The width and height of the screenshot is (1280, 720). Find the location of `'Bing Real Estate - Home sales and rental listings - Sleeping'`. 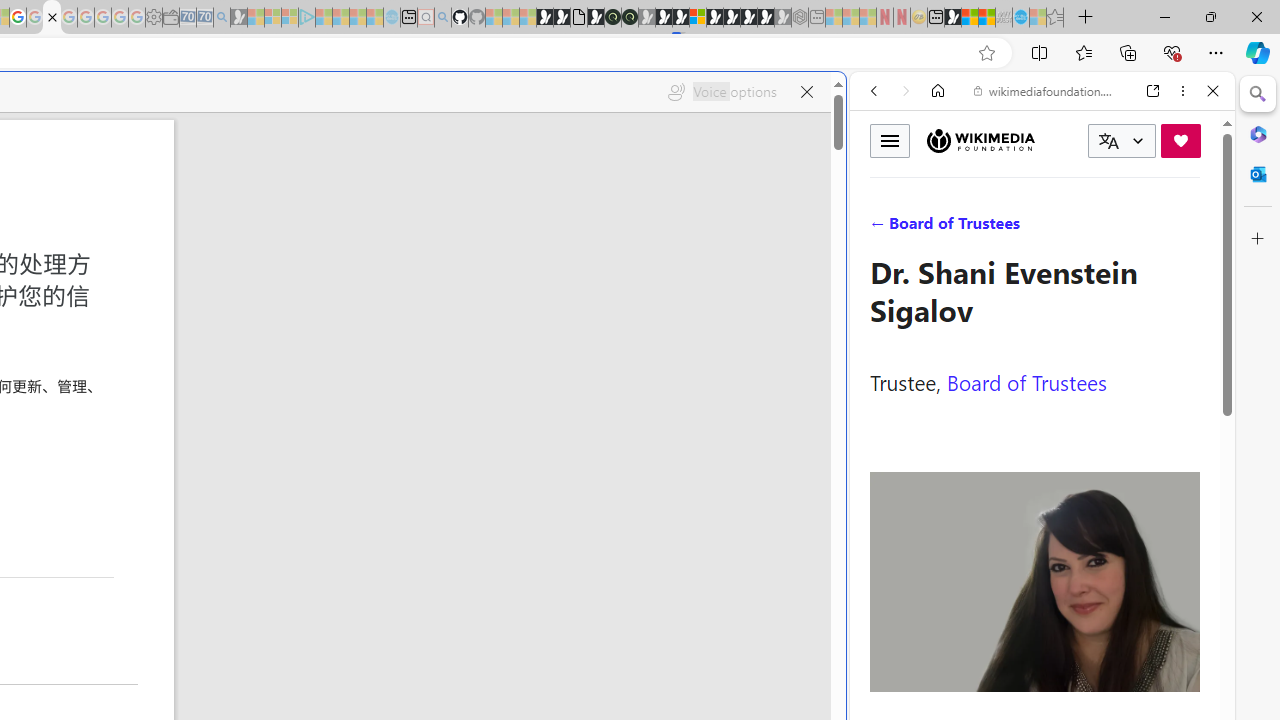

'Bing Real Estate - Home sales and rental listings - Sleeping' is located at coordinates (222, 17).